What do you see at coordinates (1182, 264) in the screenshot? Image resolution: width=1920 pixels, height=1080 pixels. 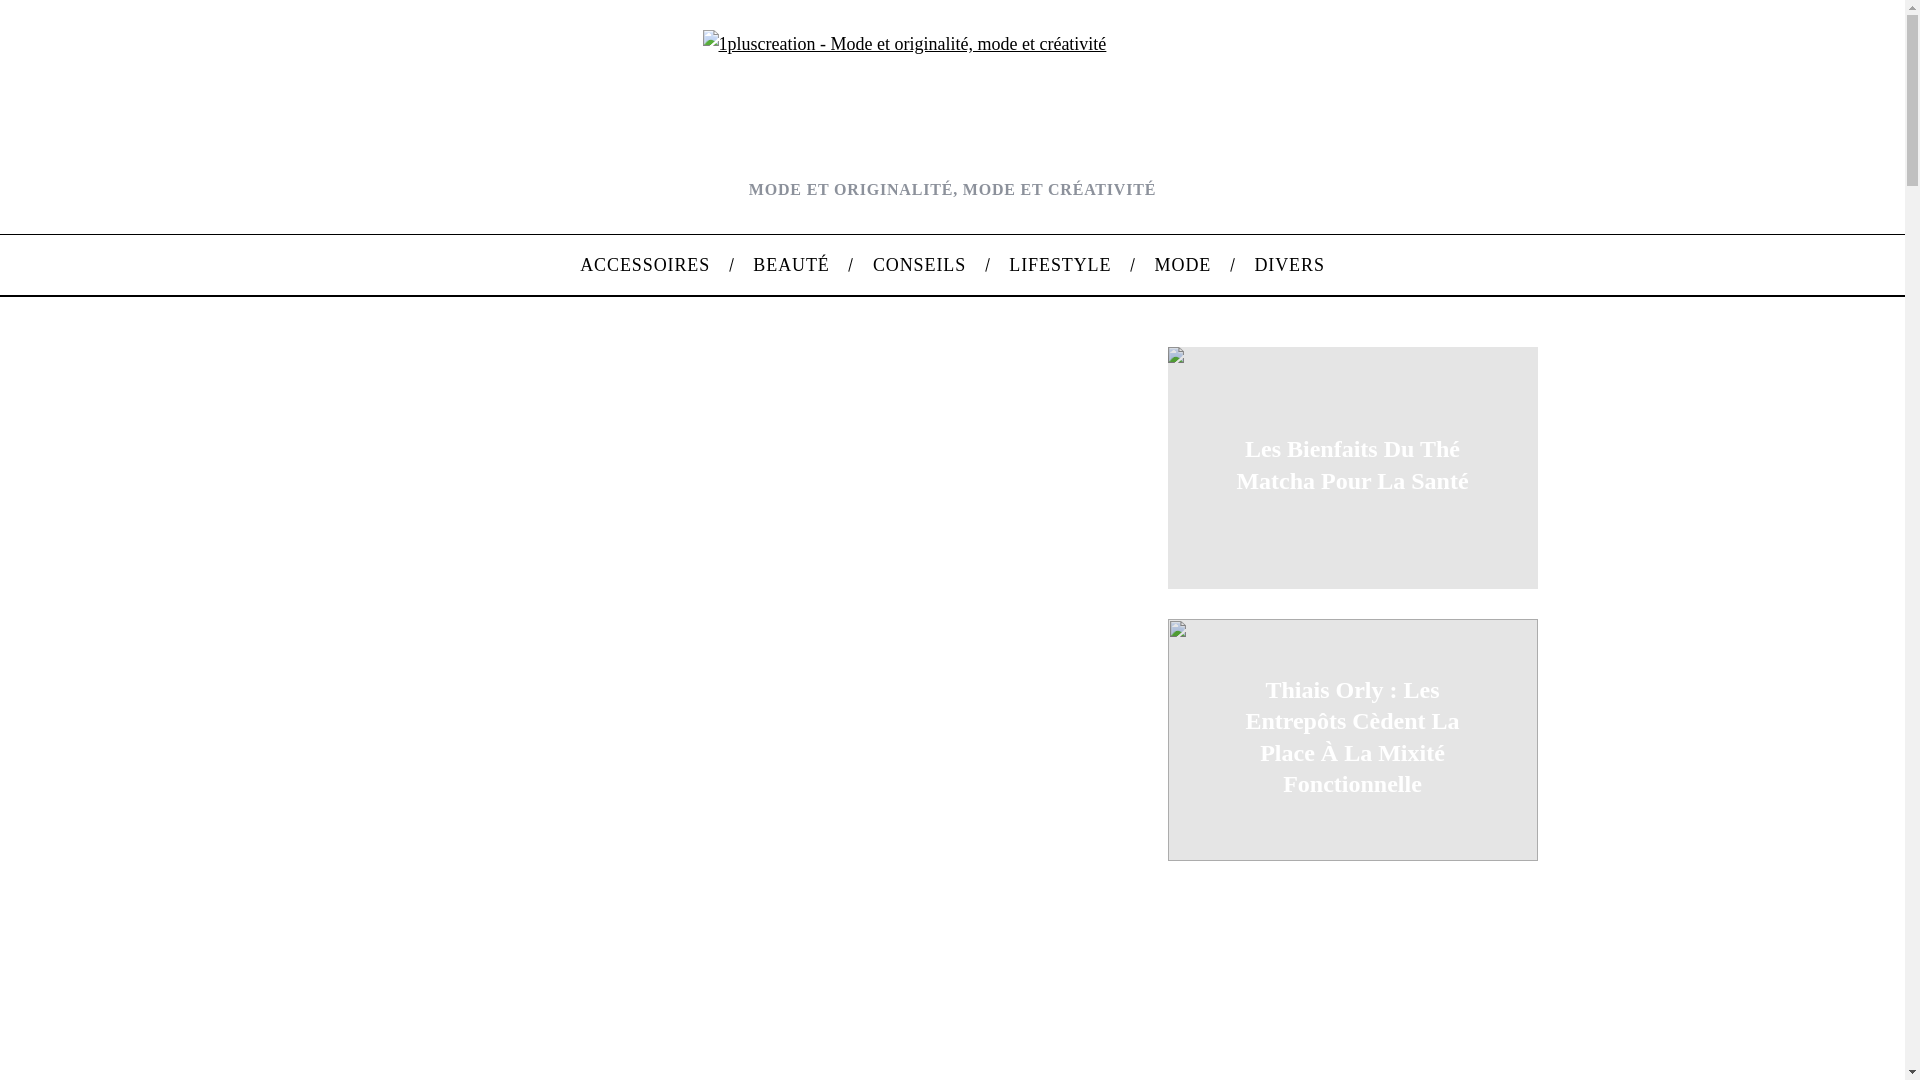 I see `'MODE'` at bounding box center [1182, 264].